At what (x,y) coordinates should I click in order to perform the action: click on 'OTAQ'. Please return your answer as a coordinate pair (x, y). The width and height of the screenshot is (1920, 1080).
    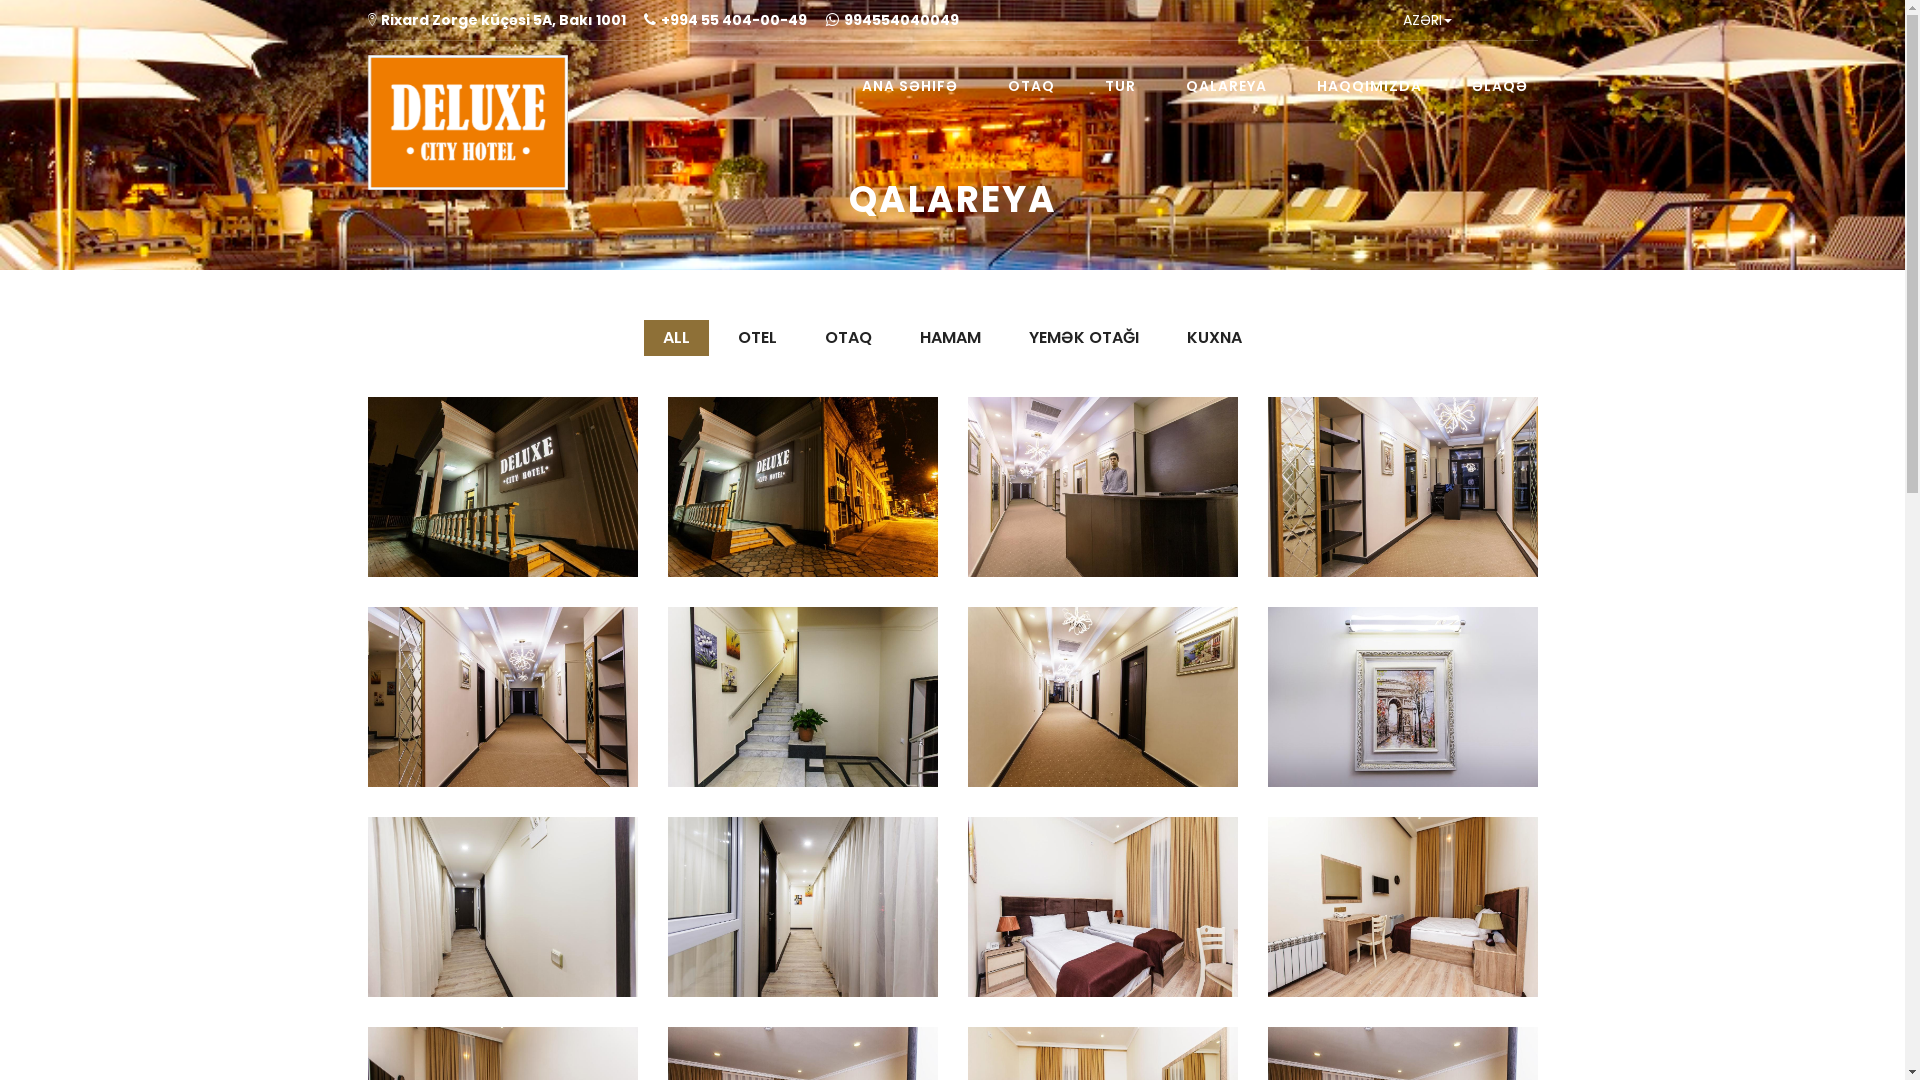
    Looking at the image, I should click on (848, 337).